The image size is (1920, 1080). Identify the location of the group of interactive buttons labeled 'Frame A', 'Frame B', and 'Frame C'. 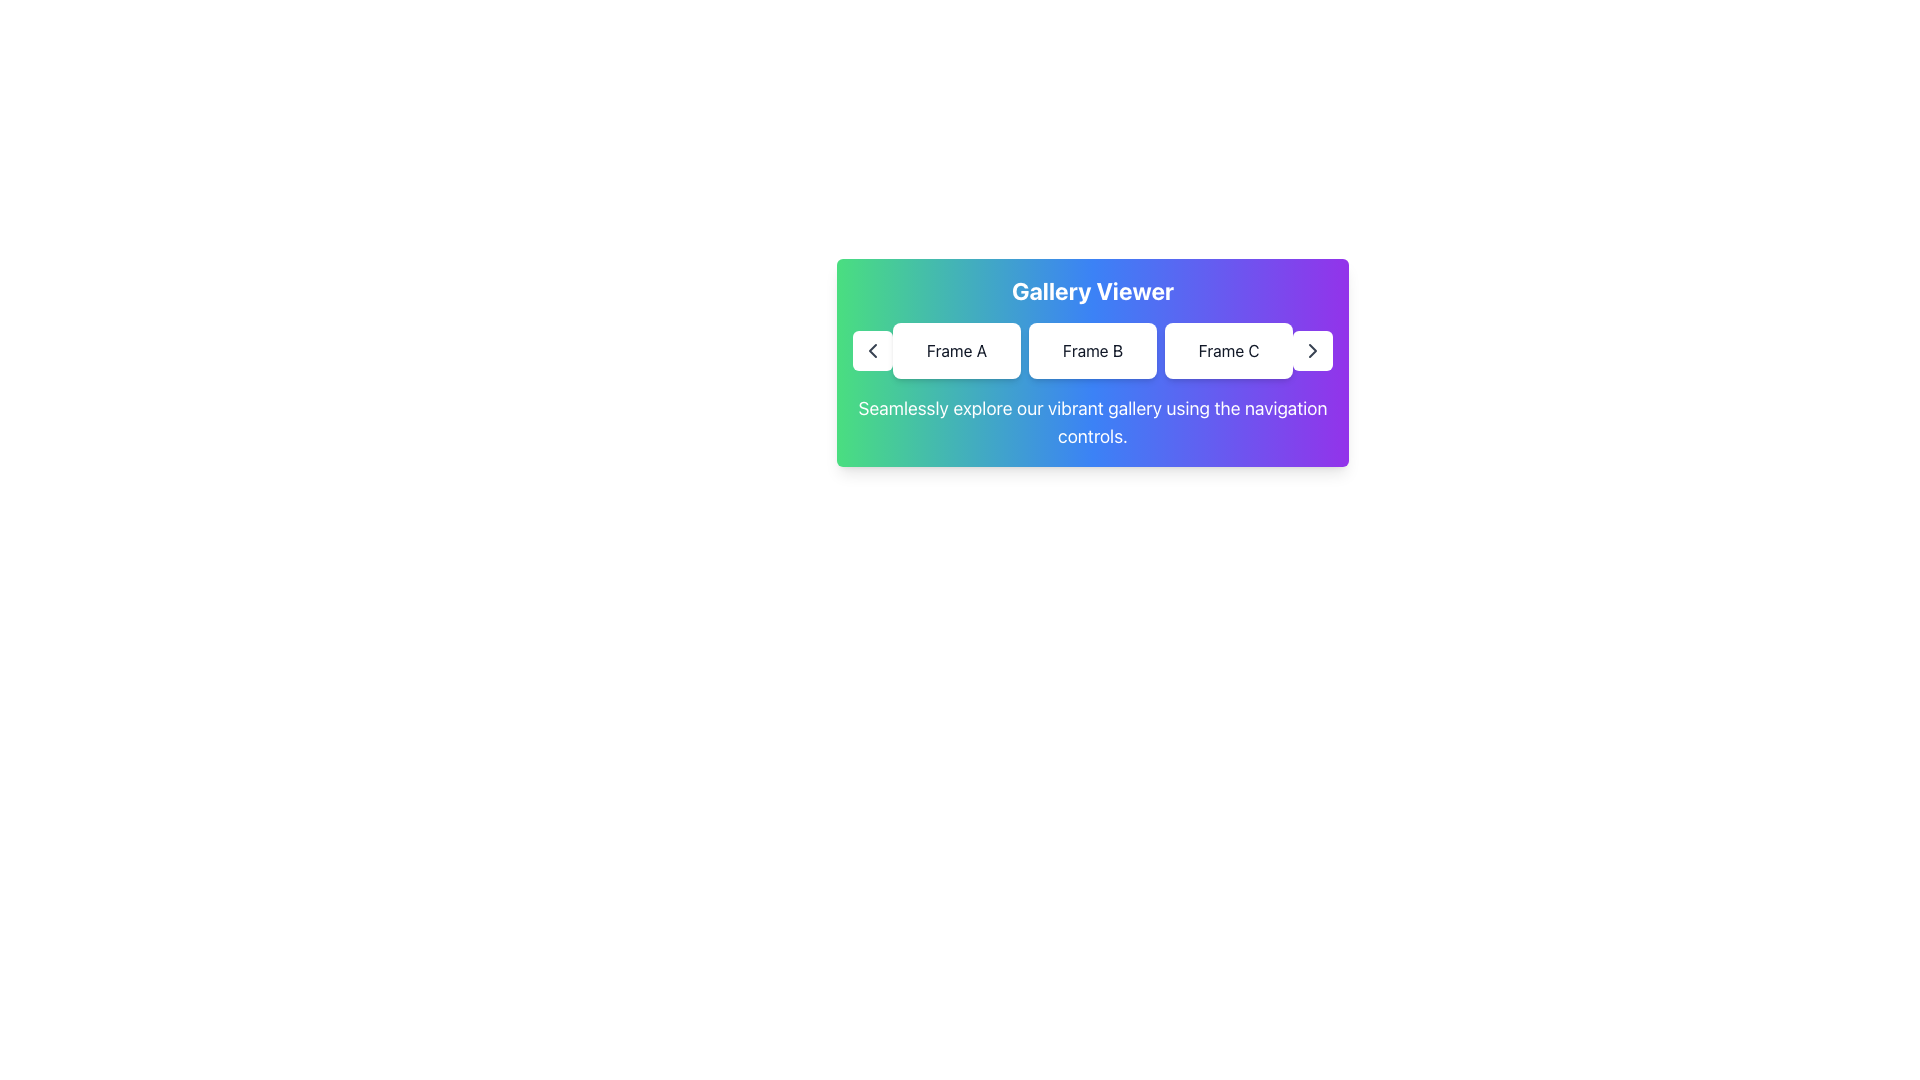
(1092, 350).